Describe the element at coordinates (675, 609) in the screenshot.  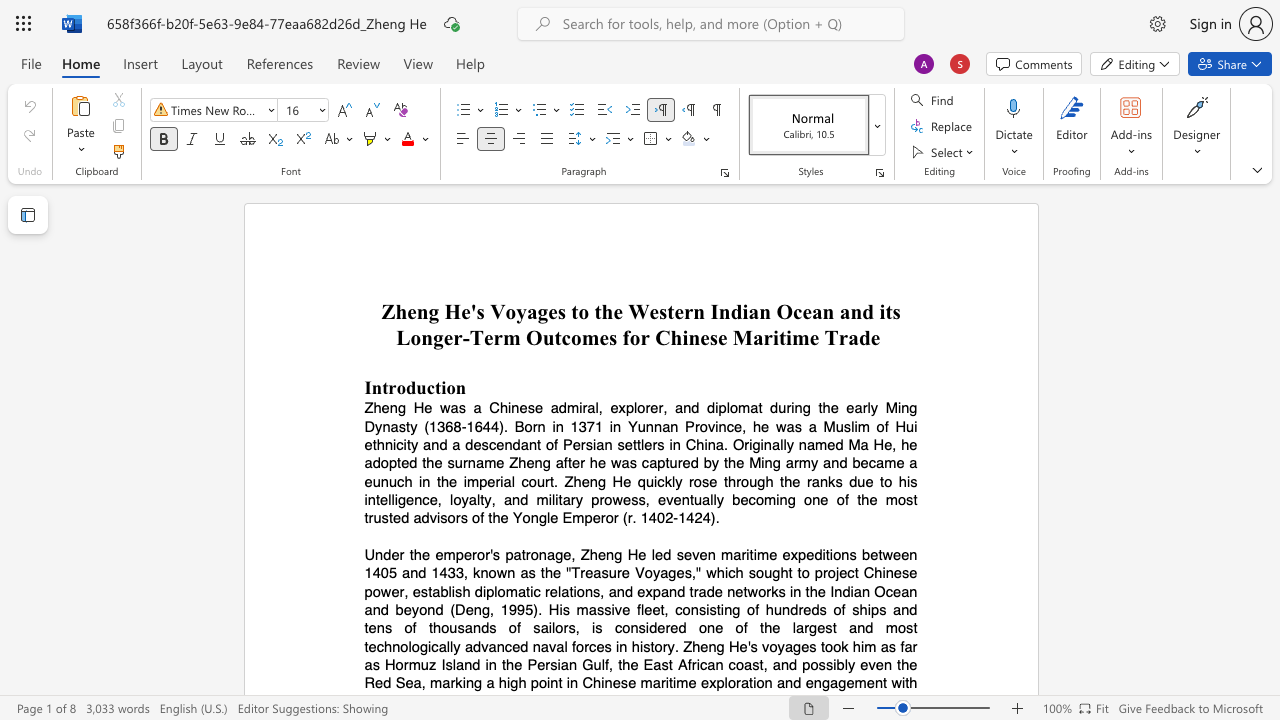
I see `the subset text "consisting of hundreds of ships and tens of thousands of sailors, is considered one of the largest and most technologically adv" within the text "diplomatic relations, and expand trade networks in the Indian Ocean and beyond (Deng, 1995). His massive fleet, consisting of hundreds of ships and tens of thousands of sailors, is considered one of the largest and most technologically advanced naval forces in history. Zheng He"` at that location.